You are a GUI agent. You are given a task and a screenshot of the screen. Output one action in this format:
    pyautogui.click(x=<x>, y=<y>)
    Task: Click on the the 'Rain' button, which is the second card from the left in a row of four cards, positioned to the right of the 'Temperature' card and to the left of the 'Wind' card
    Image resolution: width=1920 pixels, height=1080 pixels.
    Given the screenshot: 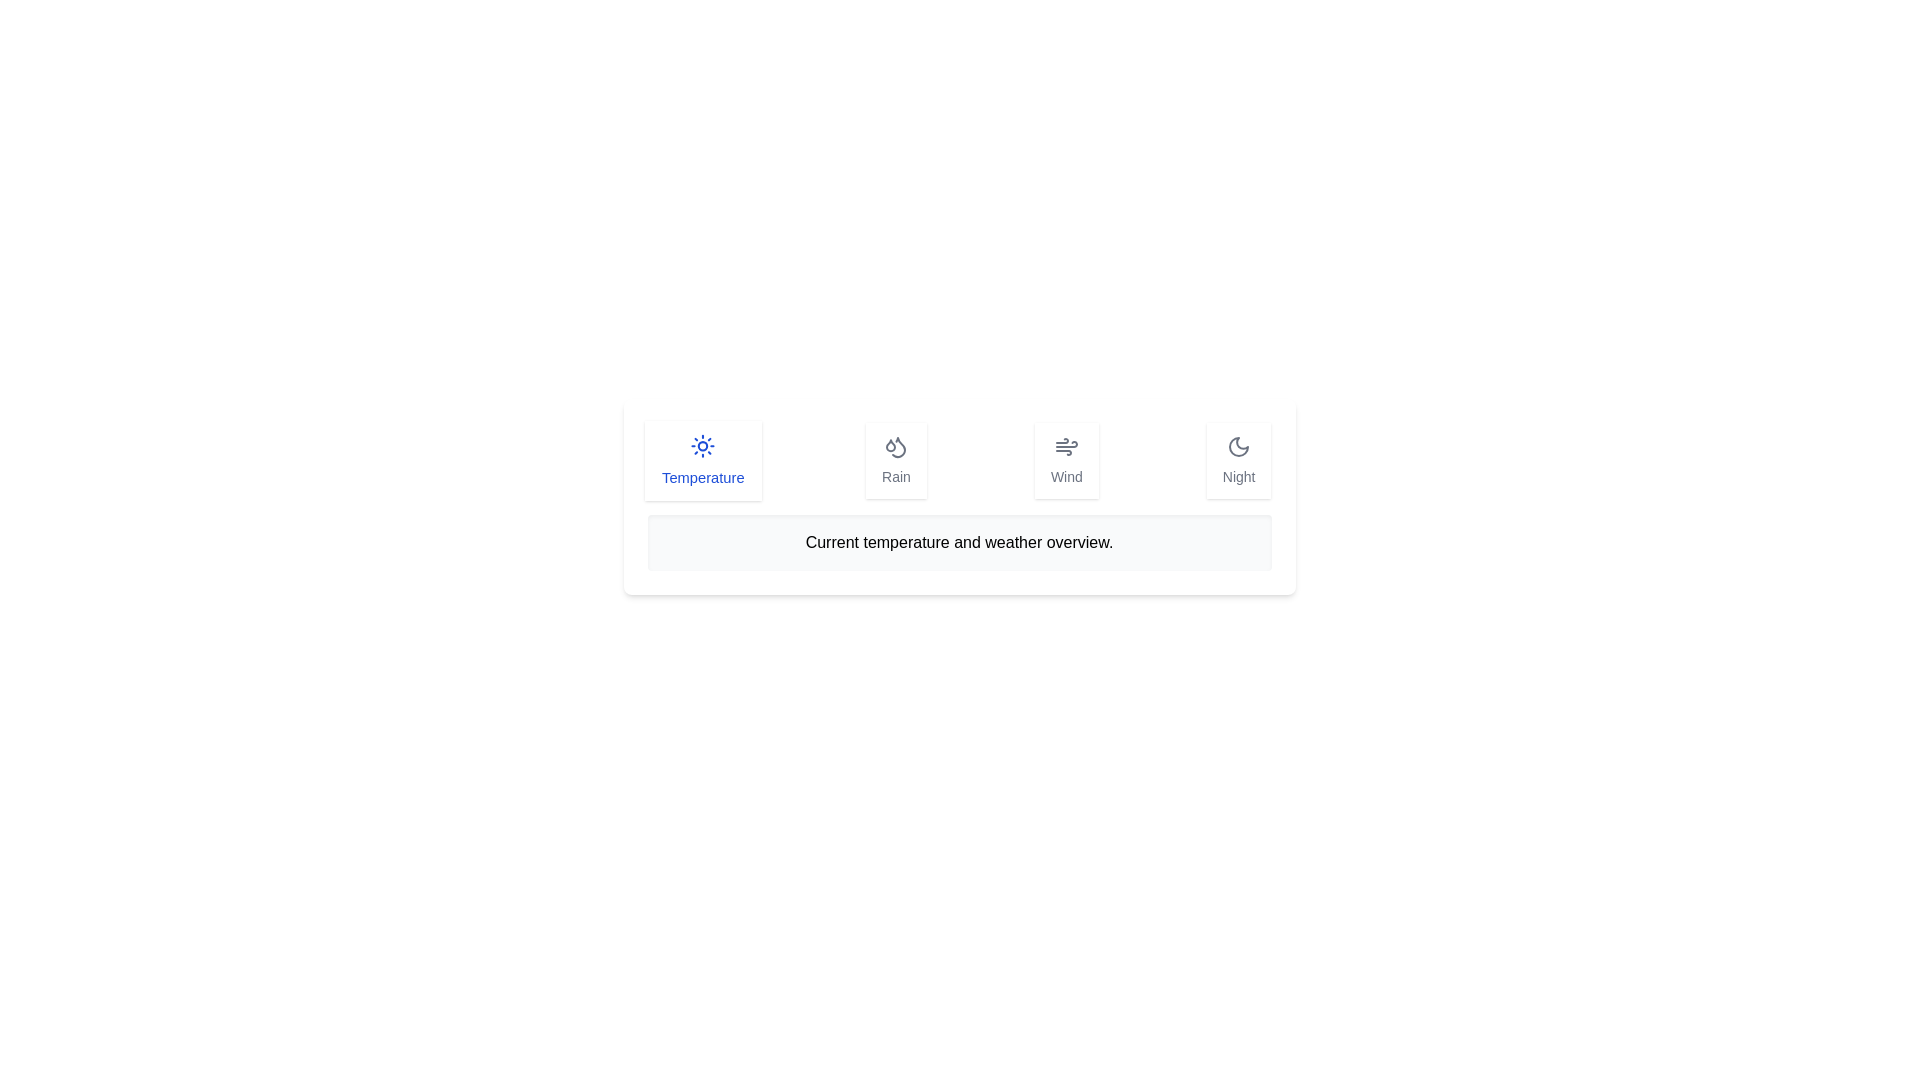 What is the action you would take?
    pyautogui.click(x=895, y=461)
    